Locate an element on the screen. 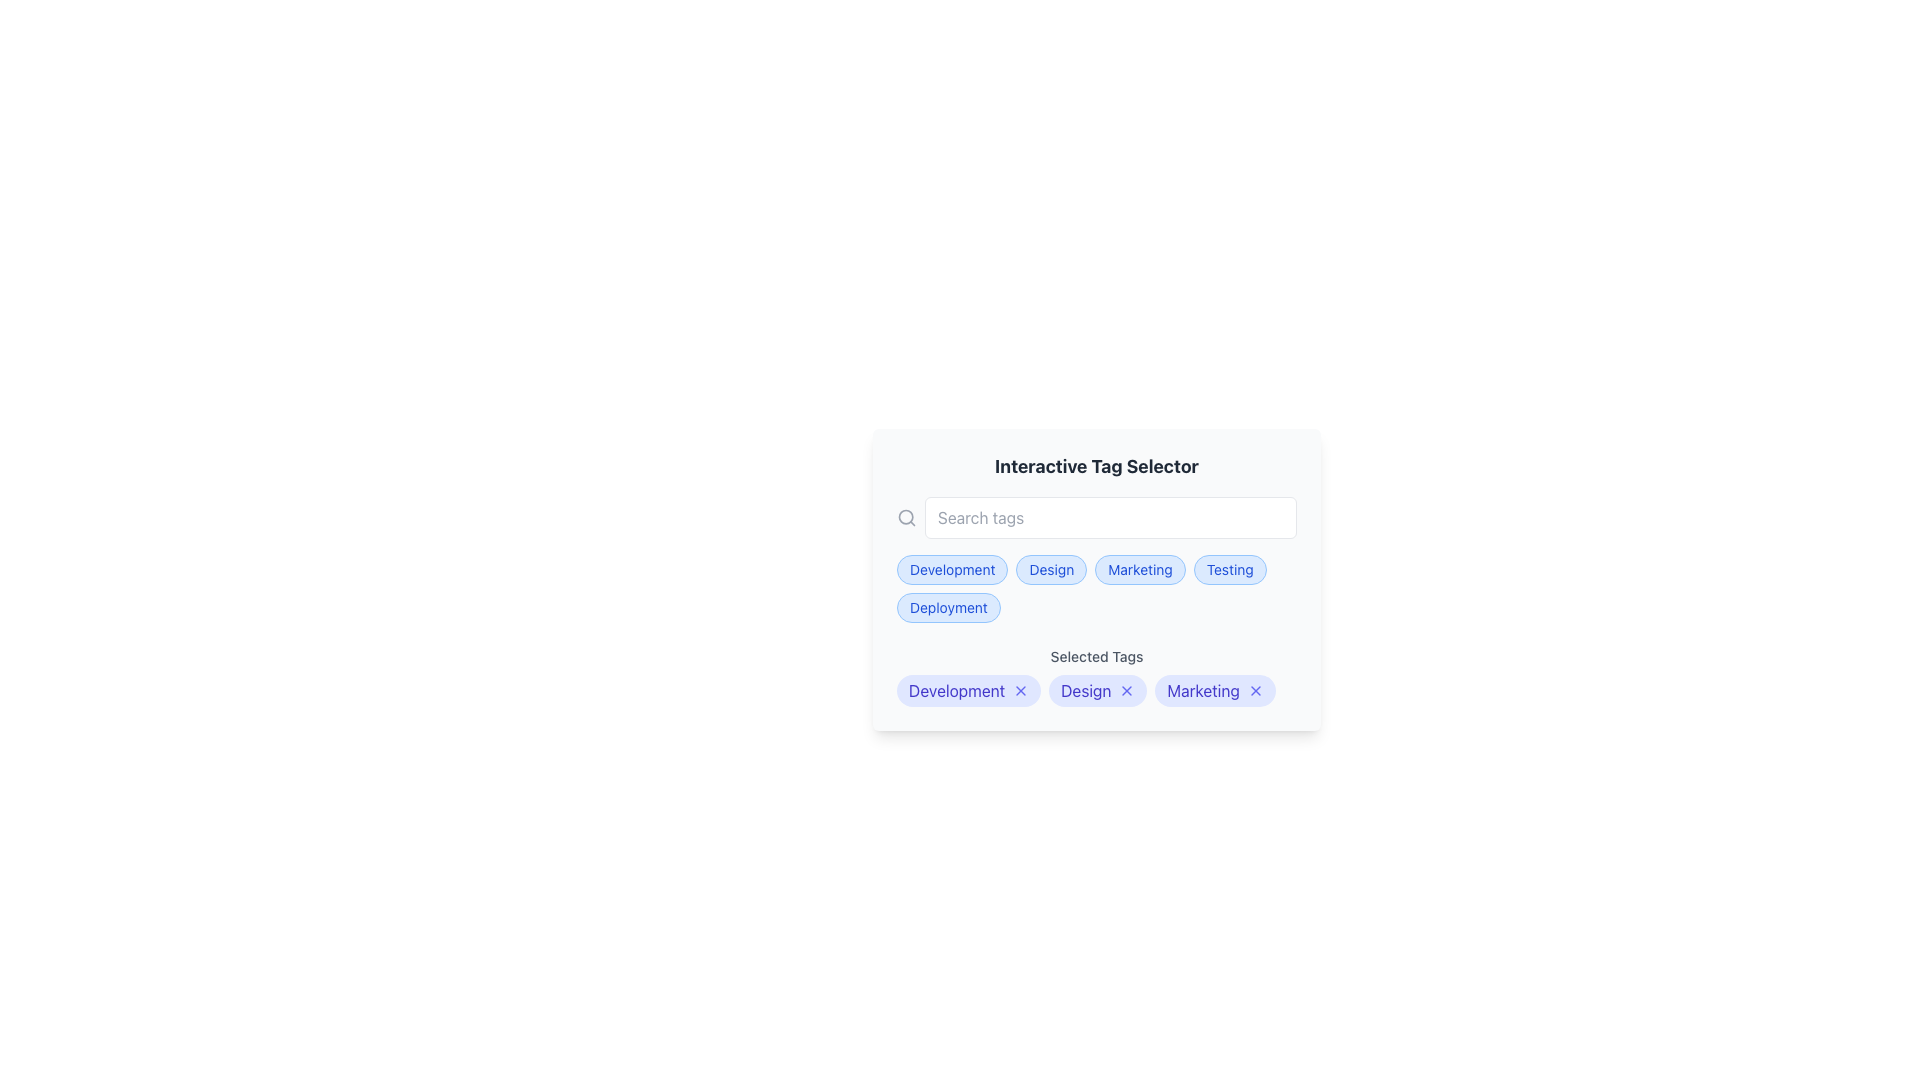  the 'Design' tag button, which is the second item in a horizontal row of five tags is located at coordinates (1050, 570).